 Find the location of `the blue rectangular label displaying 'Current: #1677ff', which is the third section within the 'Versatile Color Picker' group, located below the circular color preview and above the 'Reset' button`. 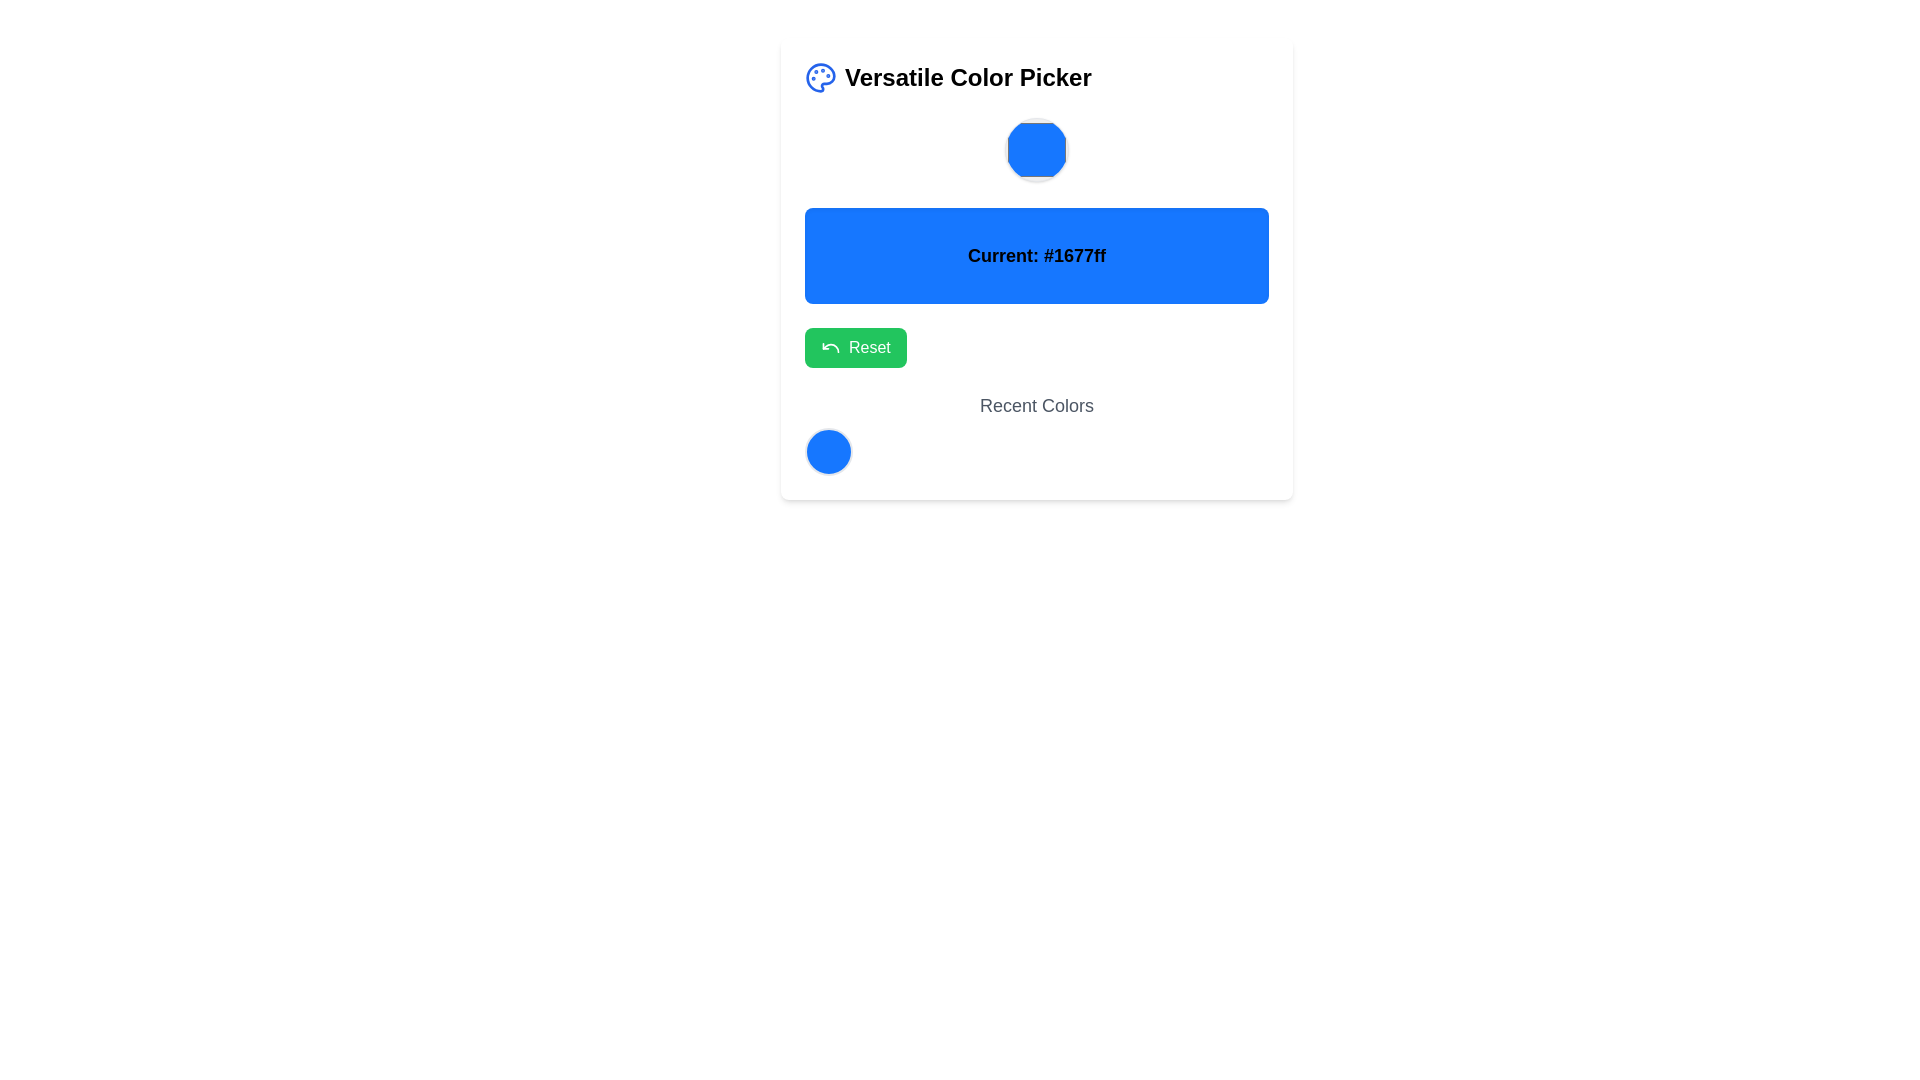

the blue rectangular label displaying 'Current: #1677ff', which is the third section within the 'Versatile Color Picker' group, located below the circular color preview and above the 'Reset' button is located at coordinates (1036, 268).